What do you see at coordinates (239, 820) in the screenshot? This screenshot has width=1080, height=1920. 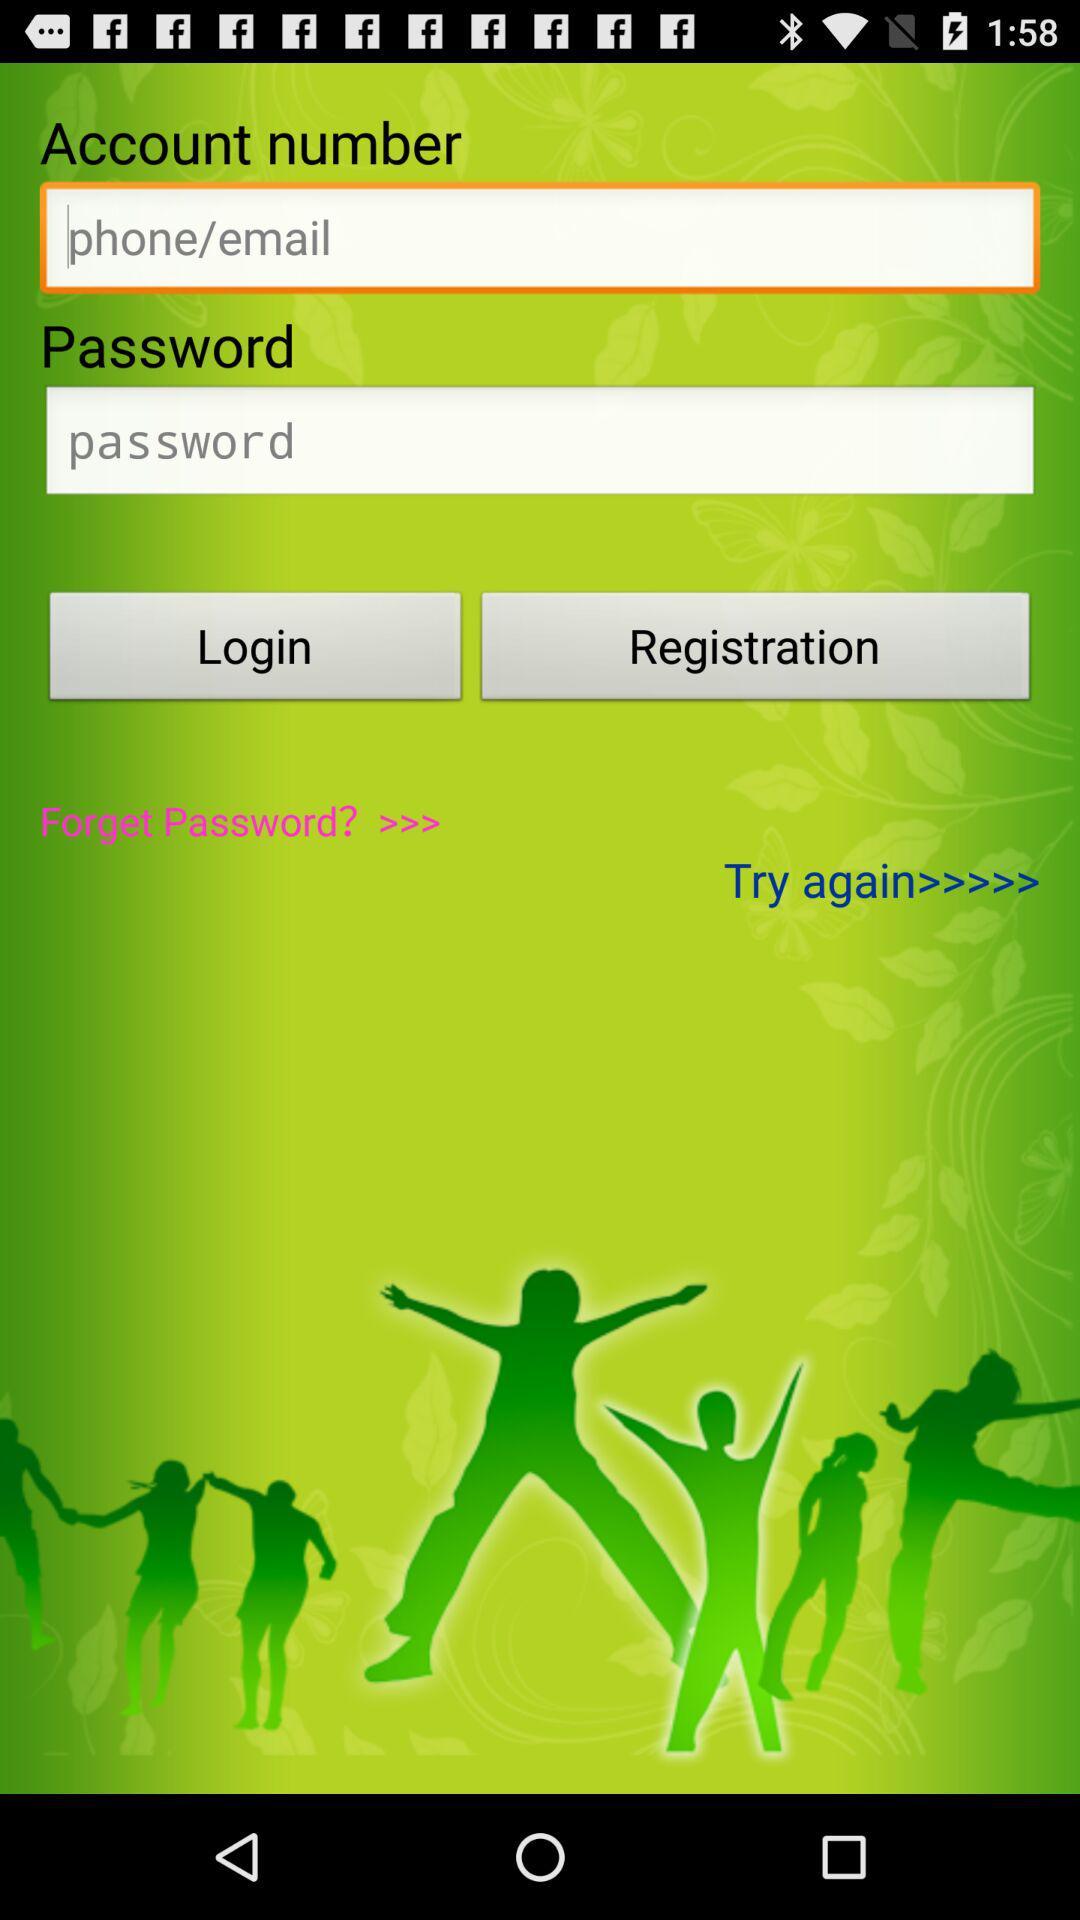 I see `the item below the login item` at bounding box center [239, 820].